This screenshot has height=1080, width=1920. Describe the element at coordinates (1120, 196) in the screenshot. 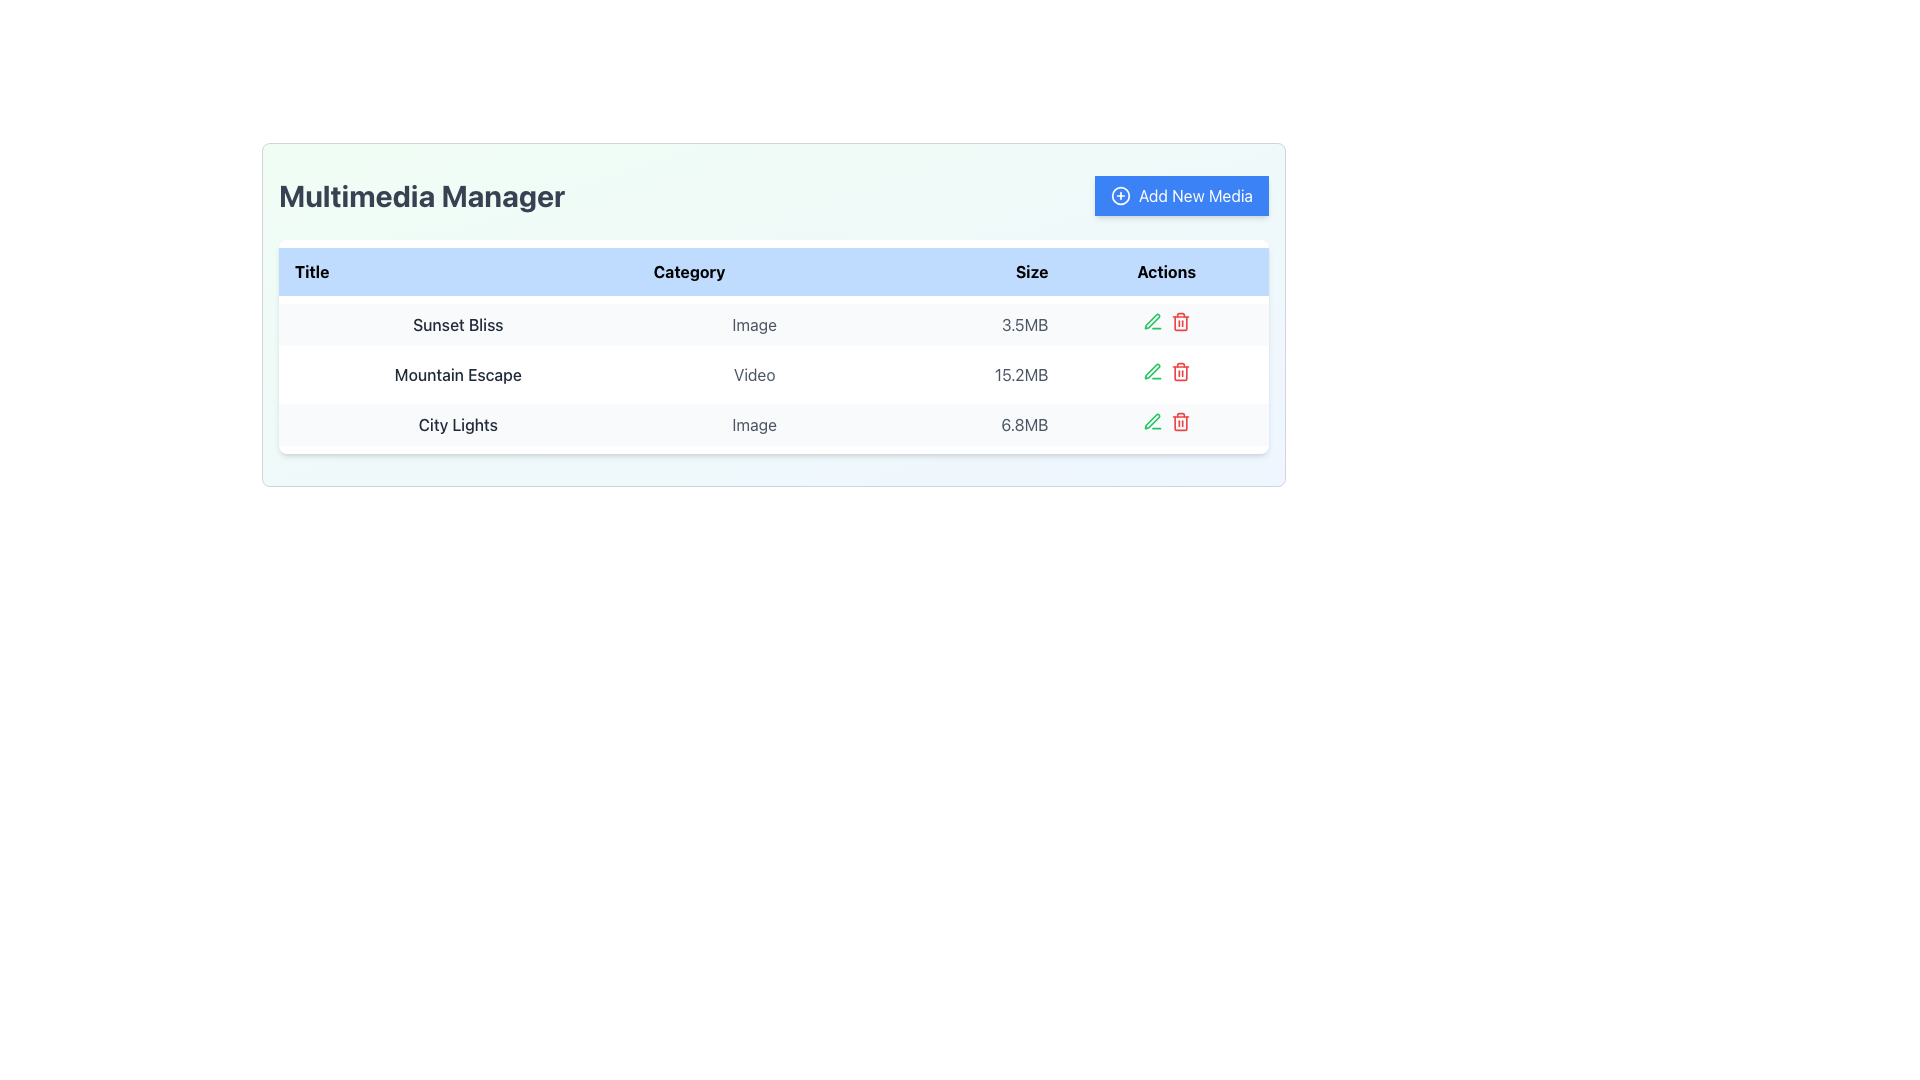

I see `the circular icon to the left of the 'Add New Media' text in the Multimedia Manager interface` at that location.